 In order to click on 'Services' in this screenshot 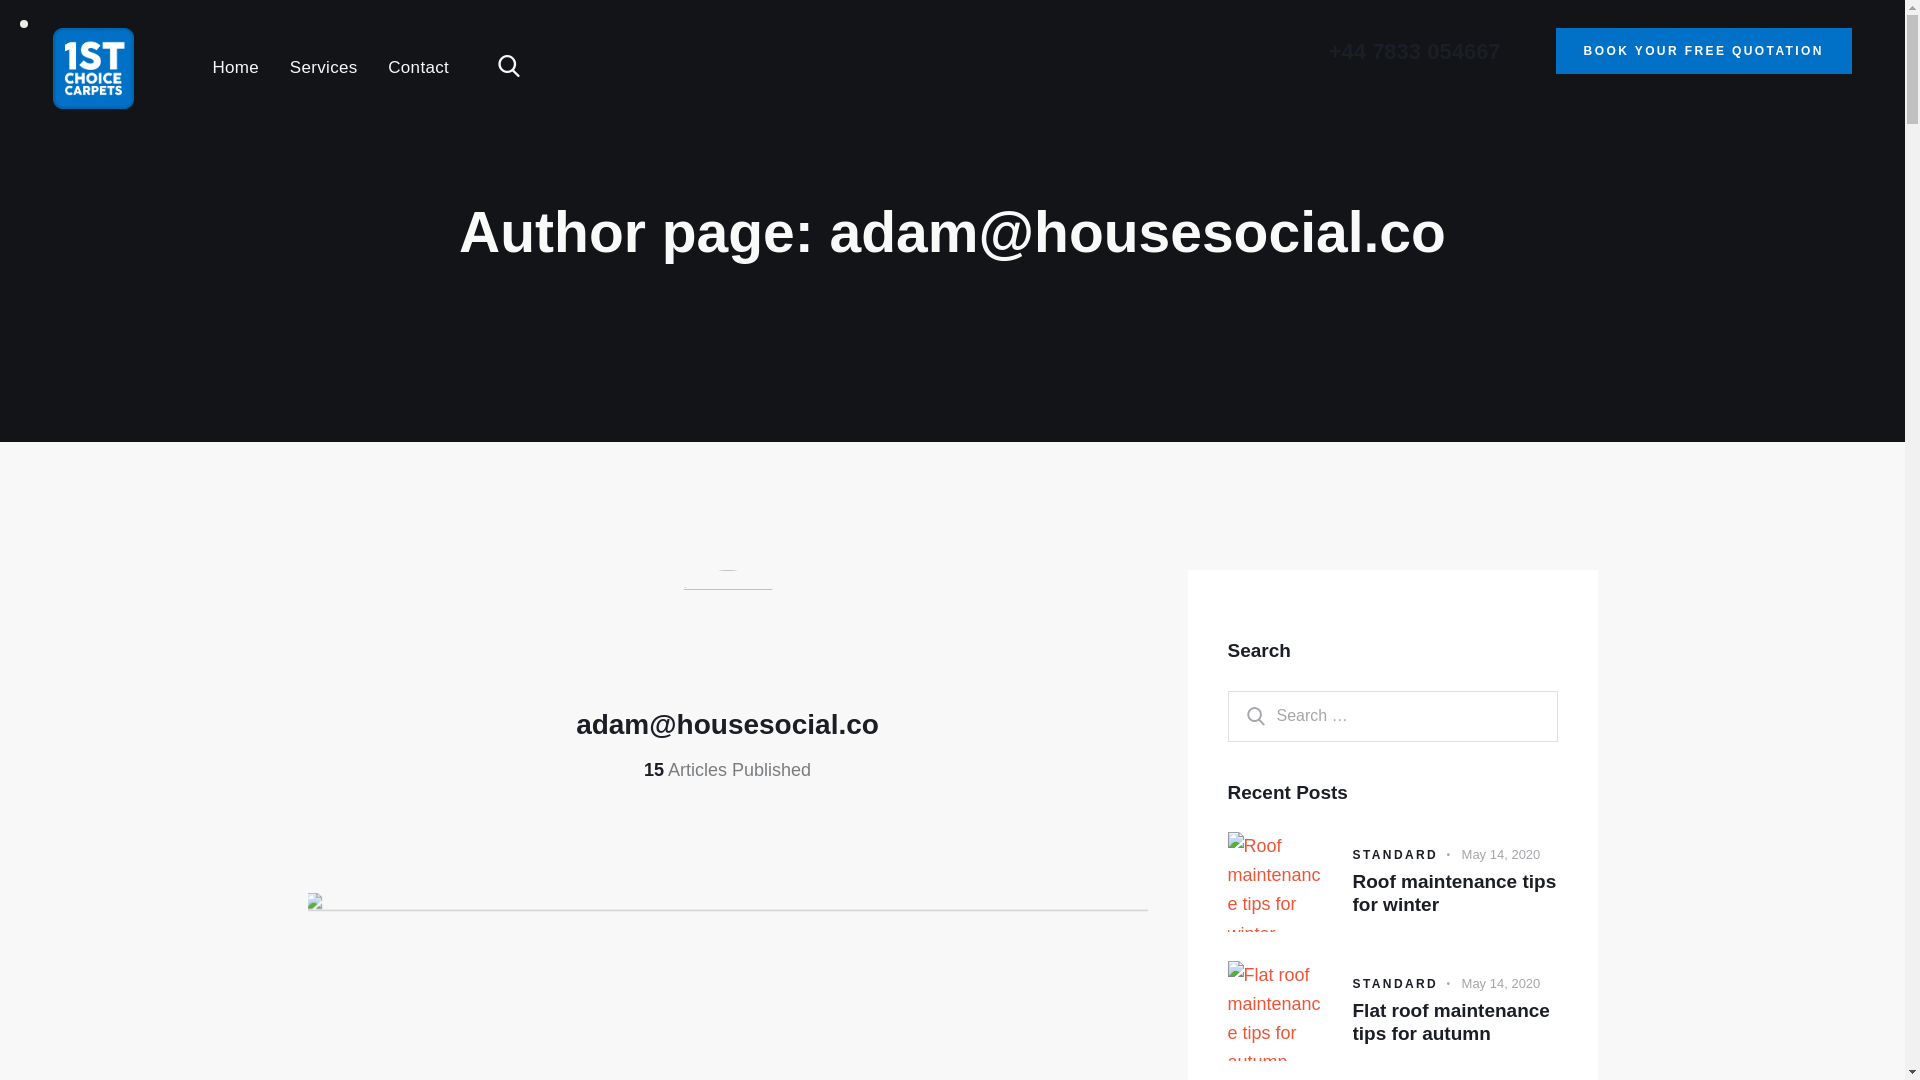, I will do `click(323, 68)`.